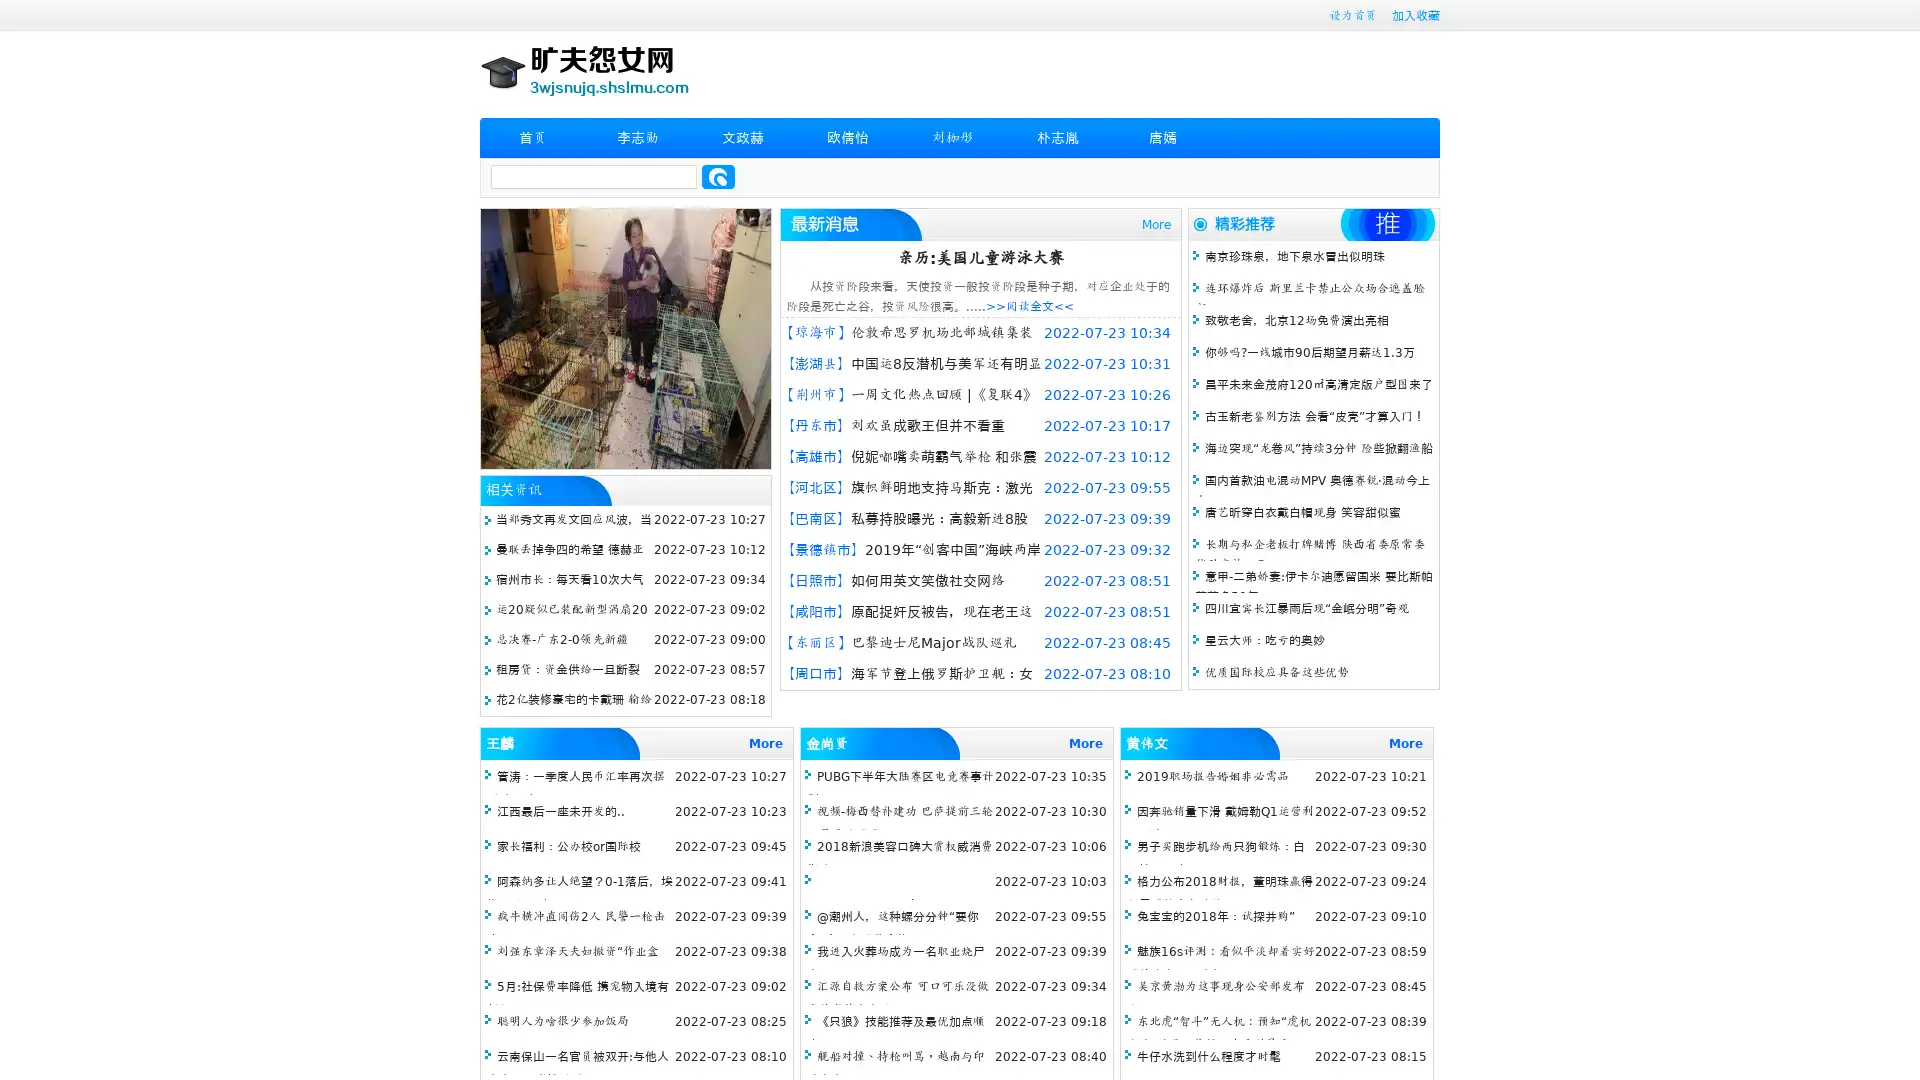  I want to click on Search, so click(718, 176).